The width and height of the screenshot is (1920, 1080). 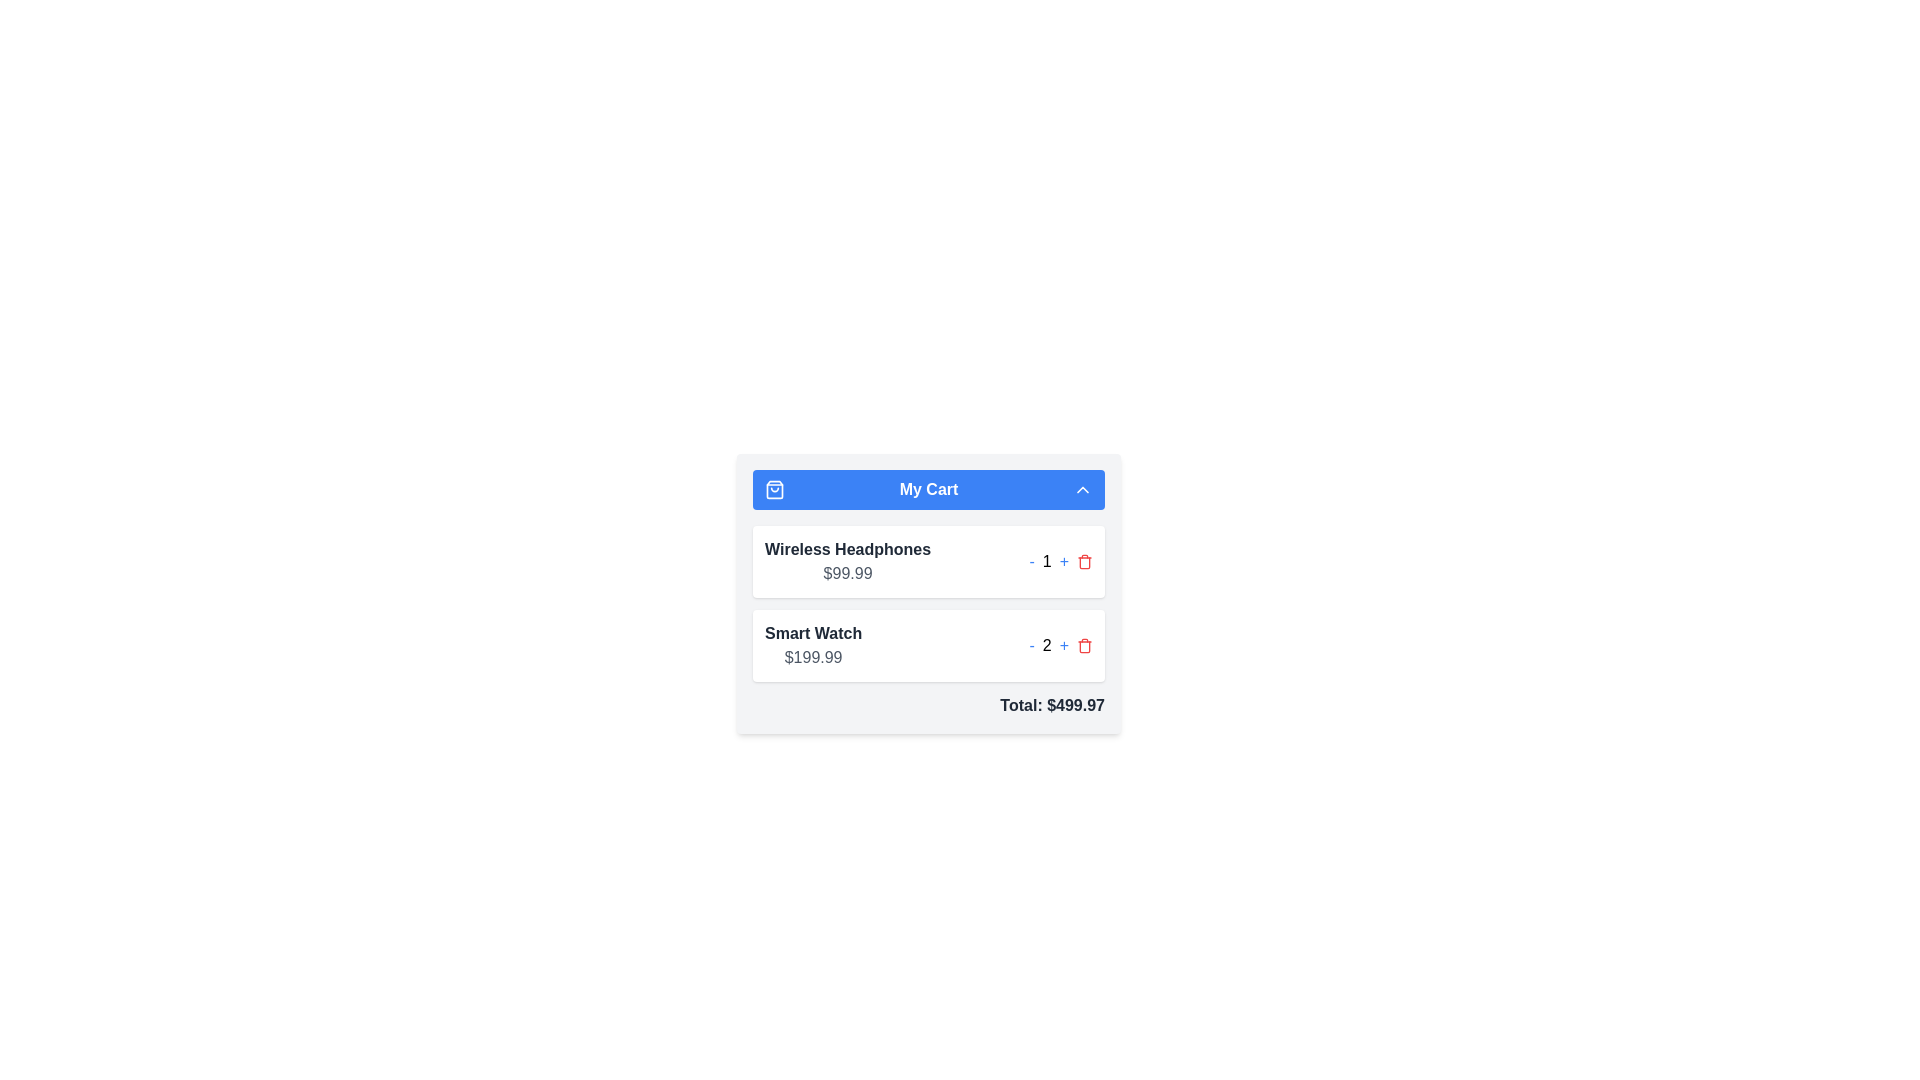 I want to click on displayed price of '$199.99' from the static text element styled in gray font, located beneath 'Smart Watch' in the cart UI, so click(x=813, y=658).